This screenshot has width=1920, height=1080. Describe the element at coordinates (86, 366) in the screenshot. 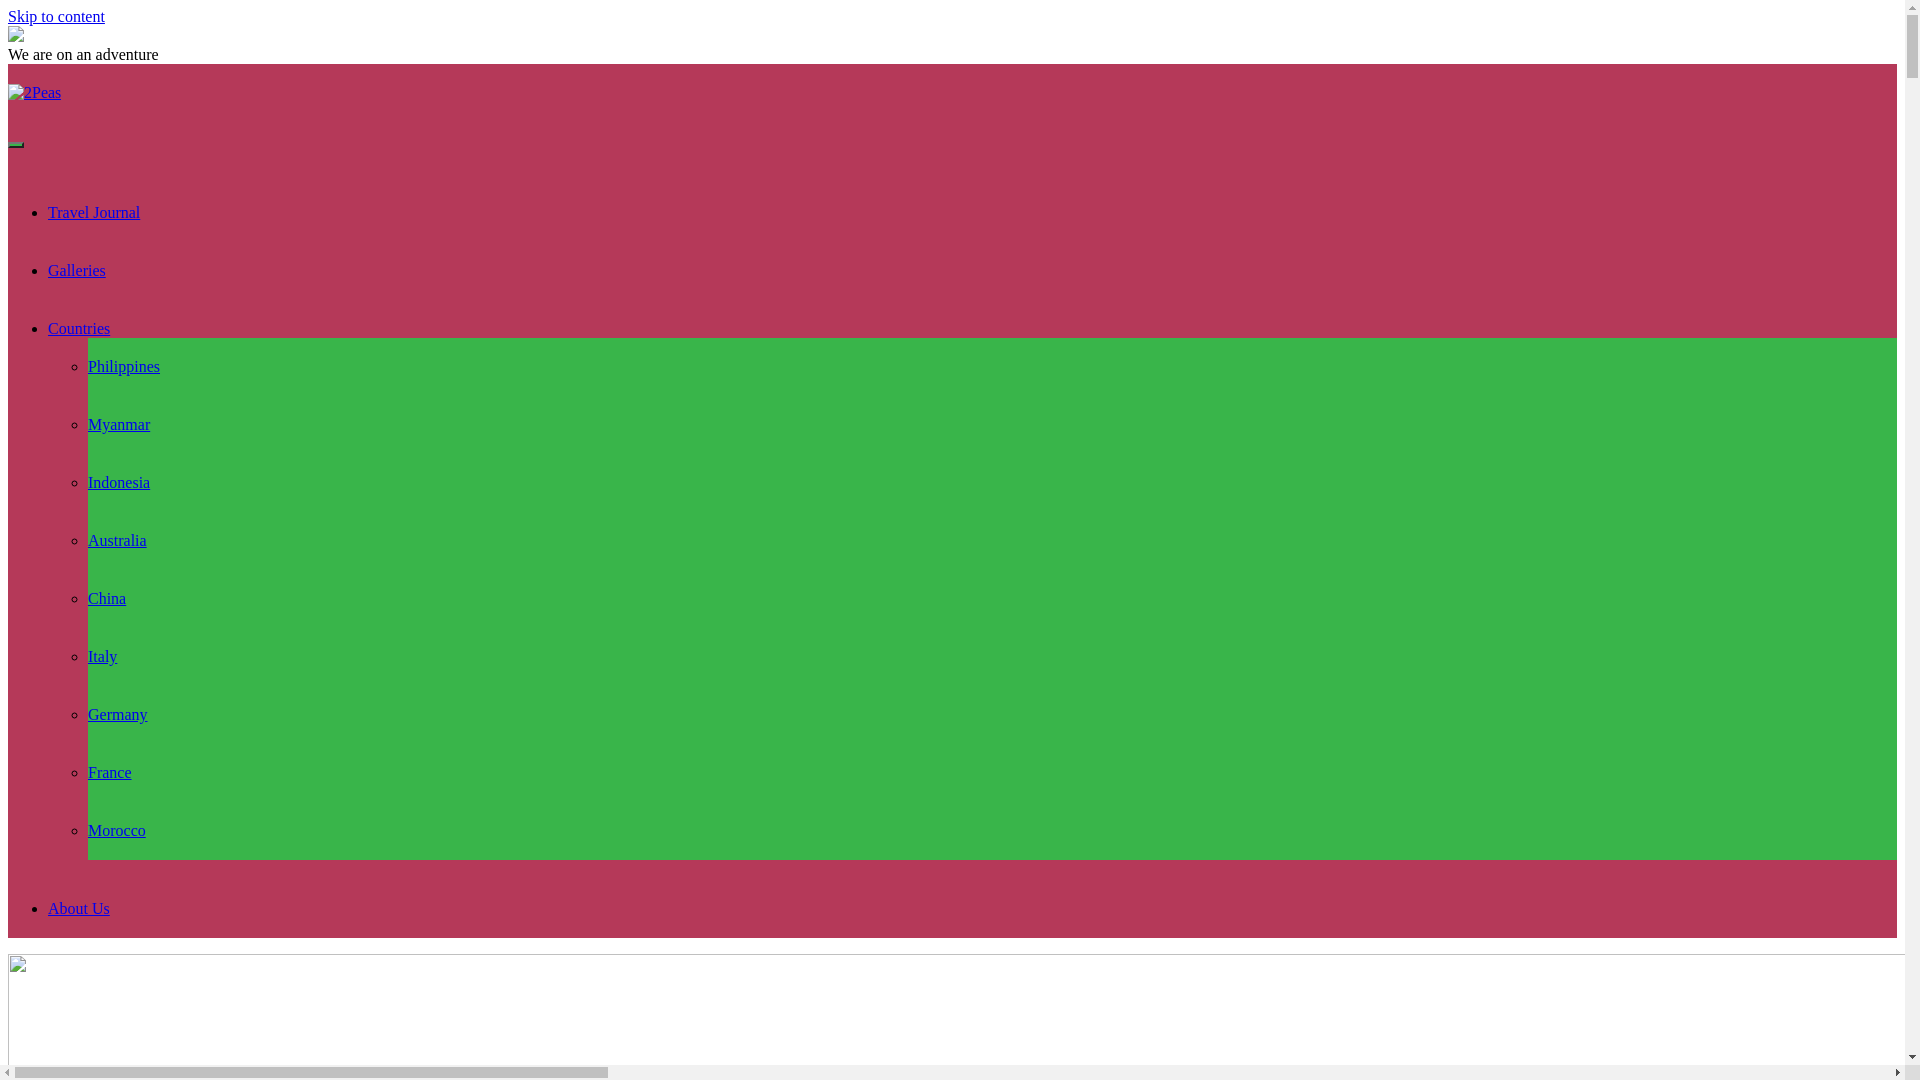

I see `'Philippines'` at that location.